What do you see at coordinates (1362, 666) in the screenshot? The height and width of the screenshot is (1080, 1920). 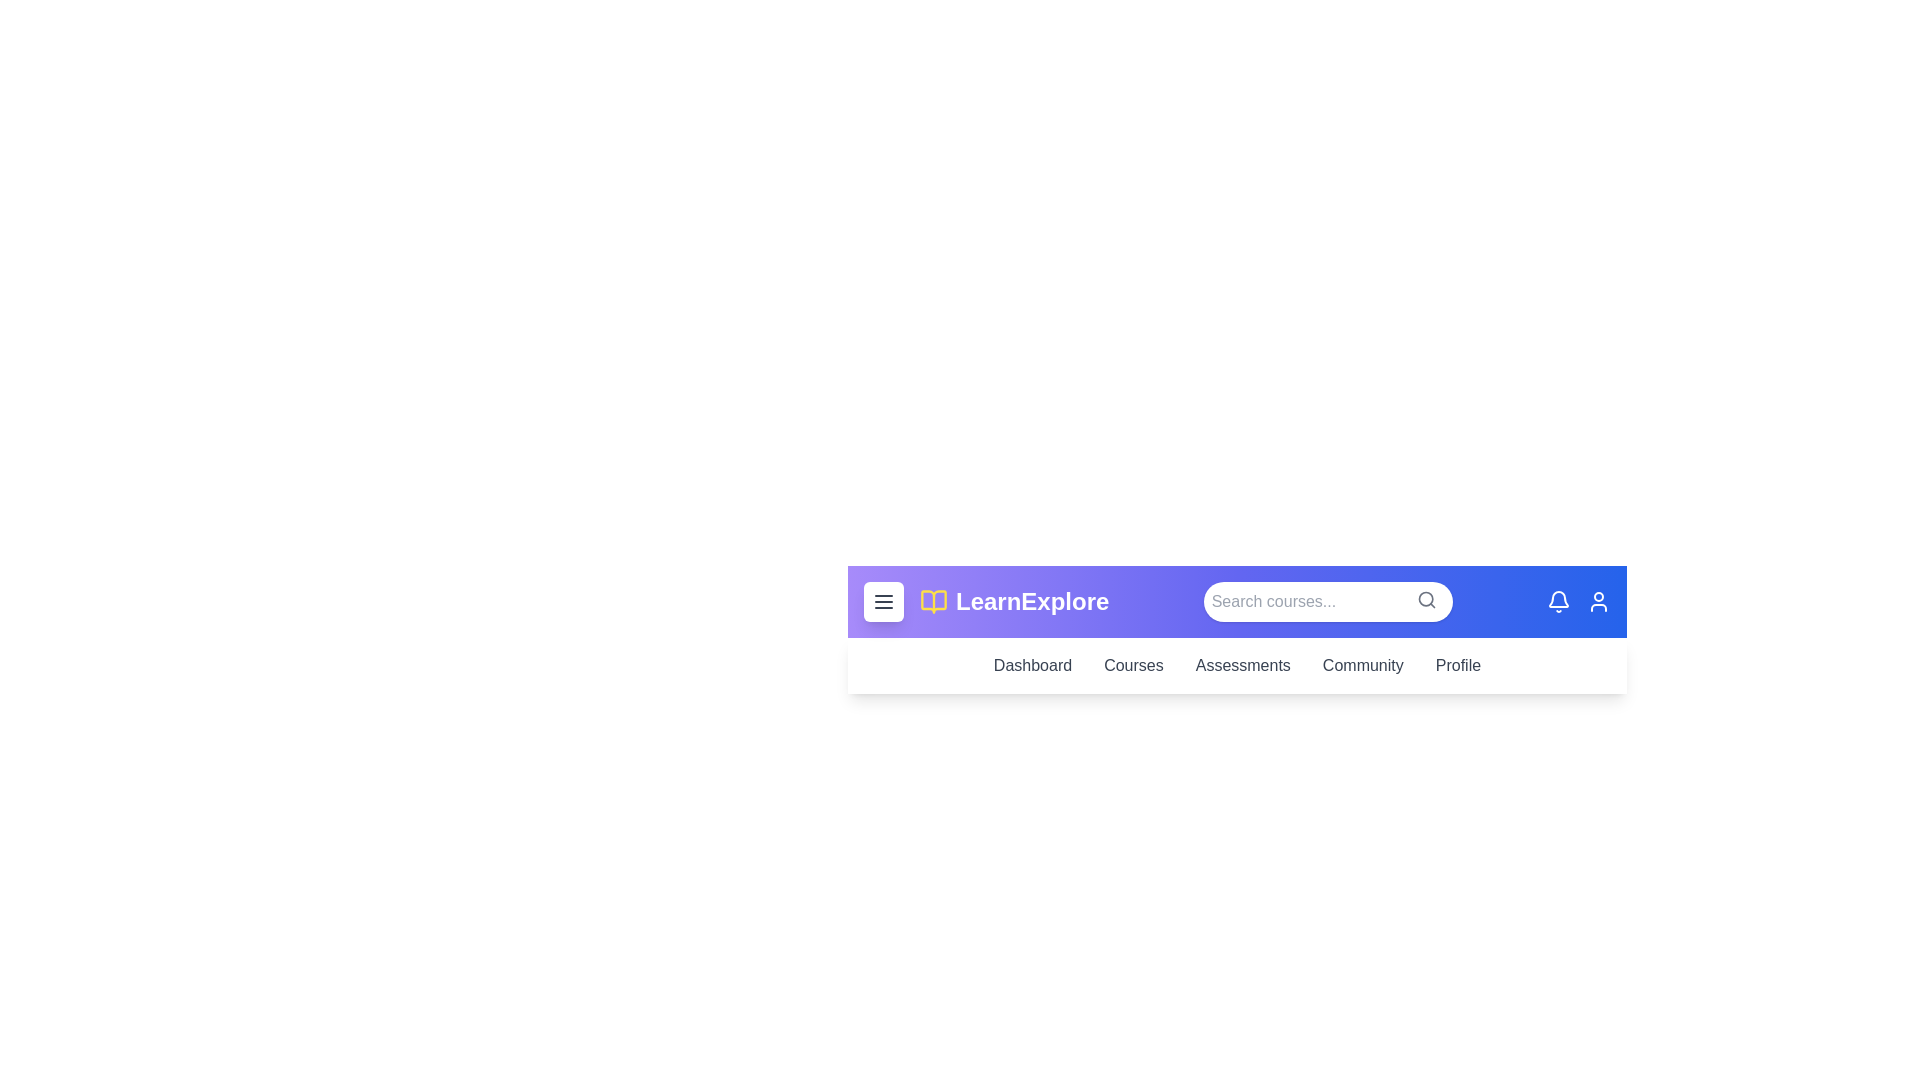 I see `the navigation link 'Community' to observe its hover effect` at bounding box center [1362, 666].